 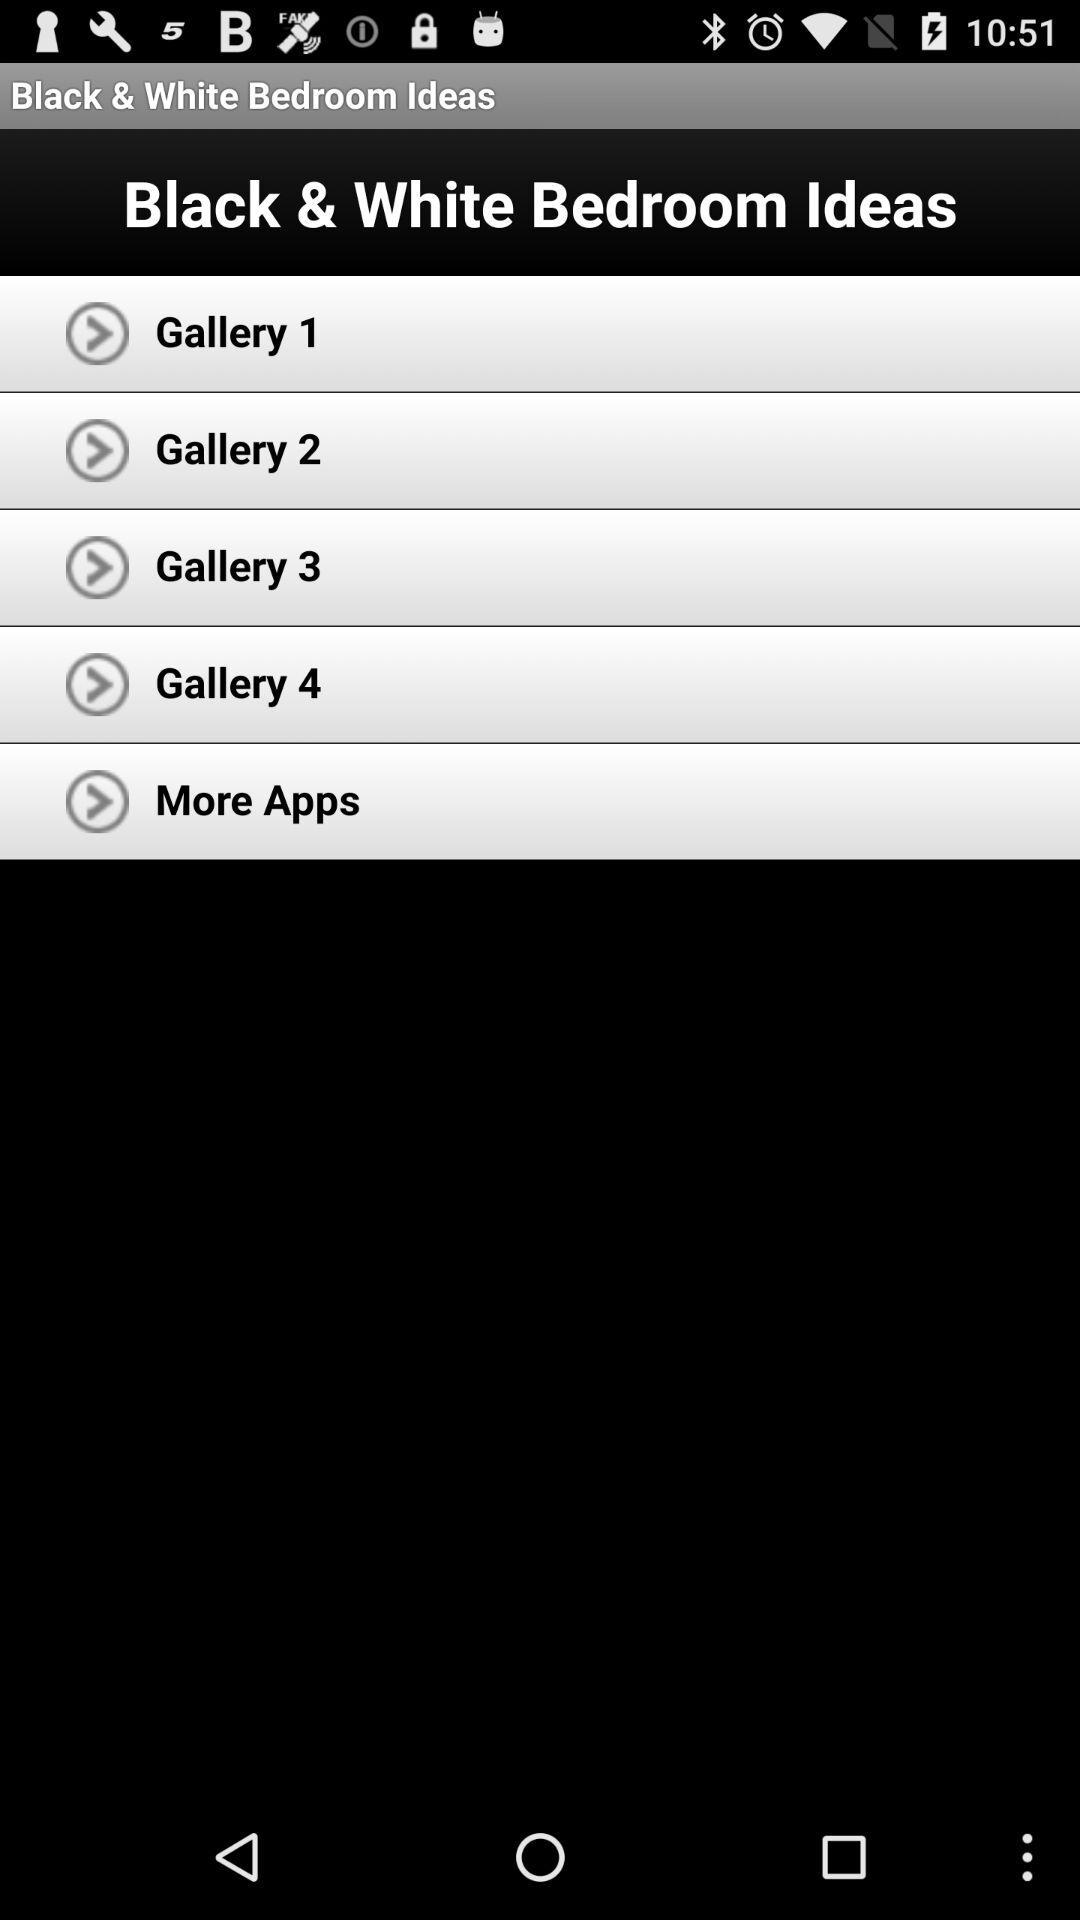 I want to click on icon above gallery 4 item, so click(x=237, y=563).